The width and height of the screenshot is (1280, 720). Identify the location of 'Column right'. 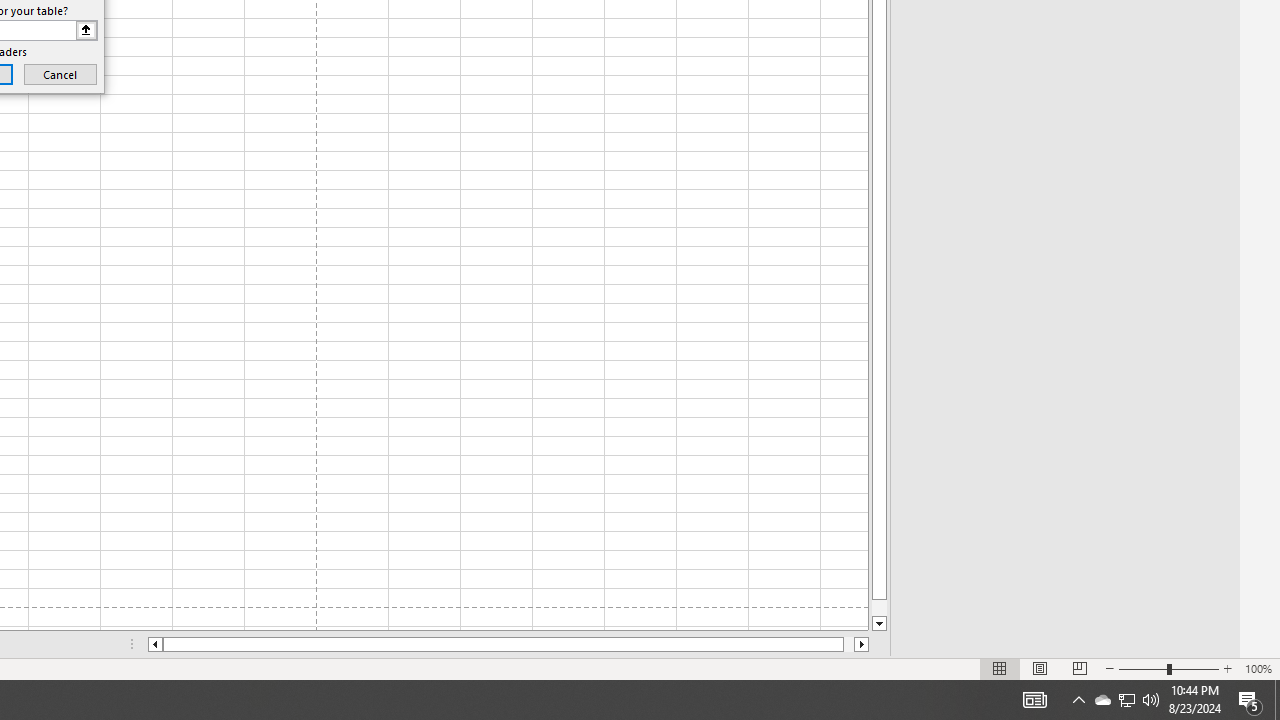
(862, 644).